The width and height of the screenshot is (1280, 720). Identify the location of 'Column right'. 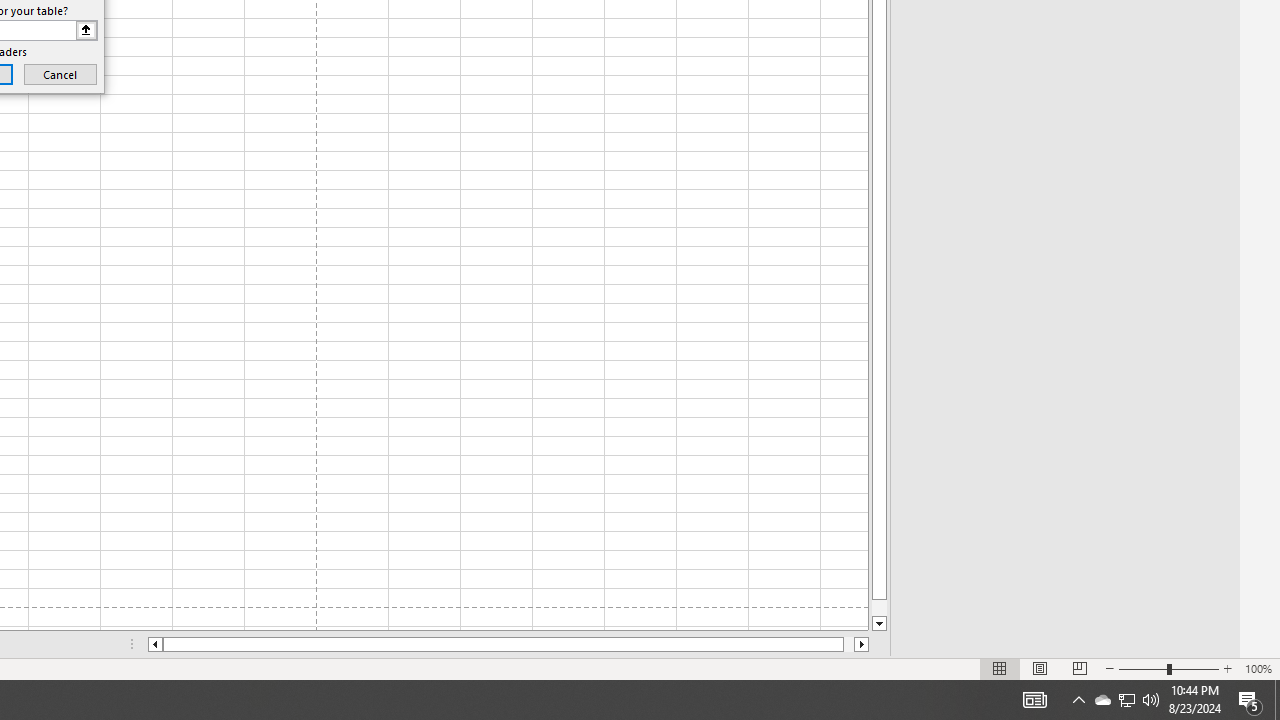
(862, 644).